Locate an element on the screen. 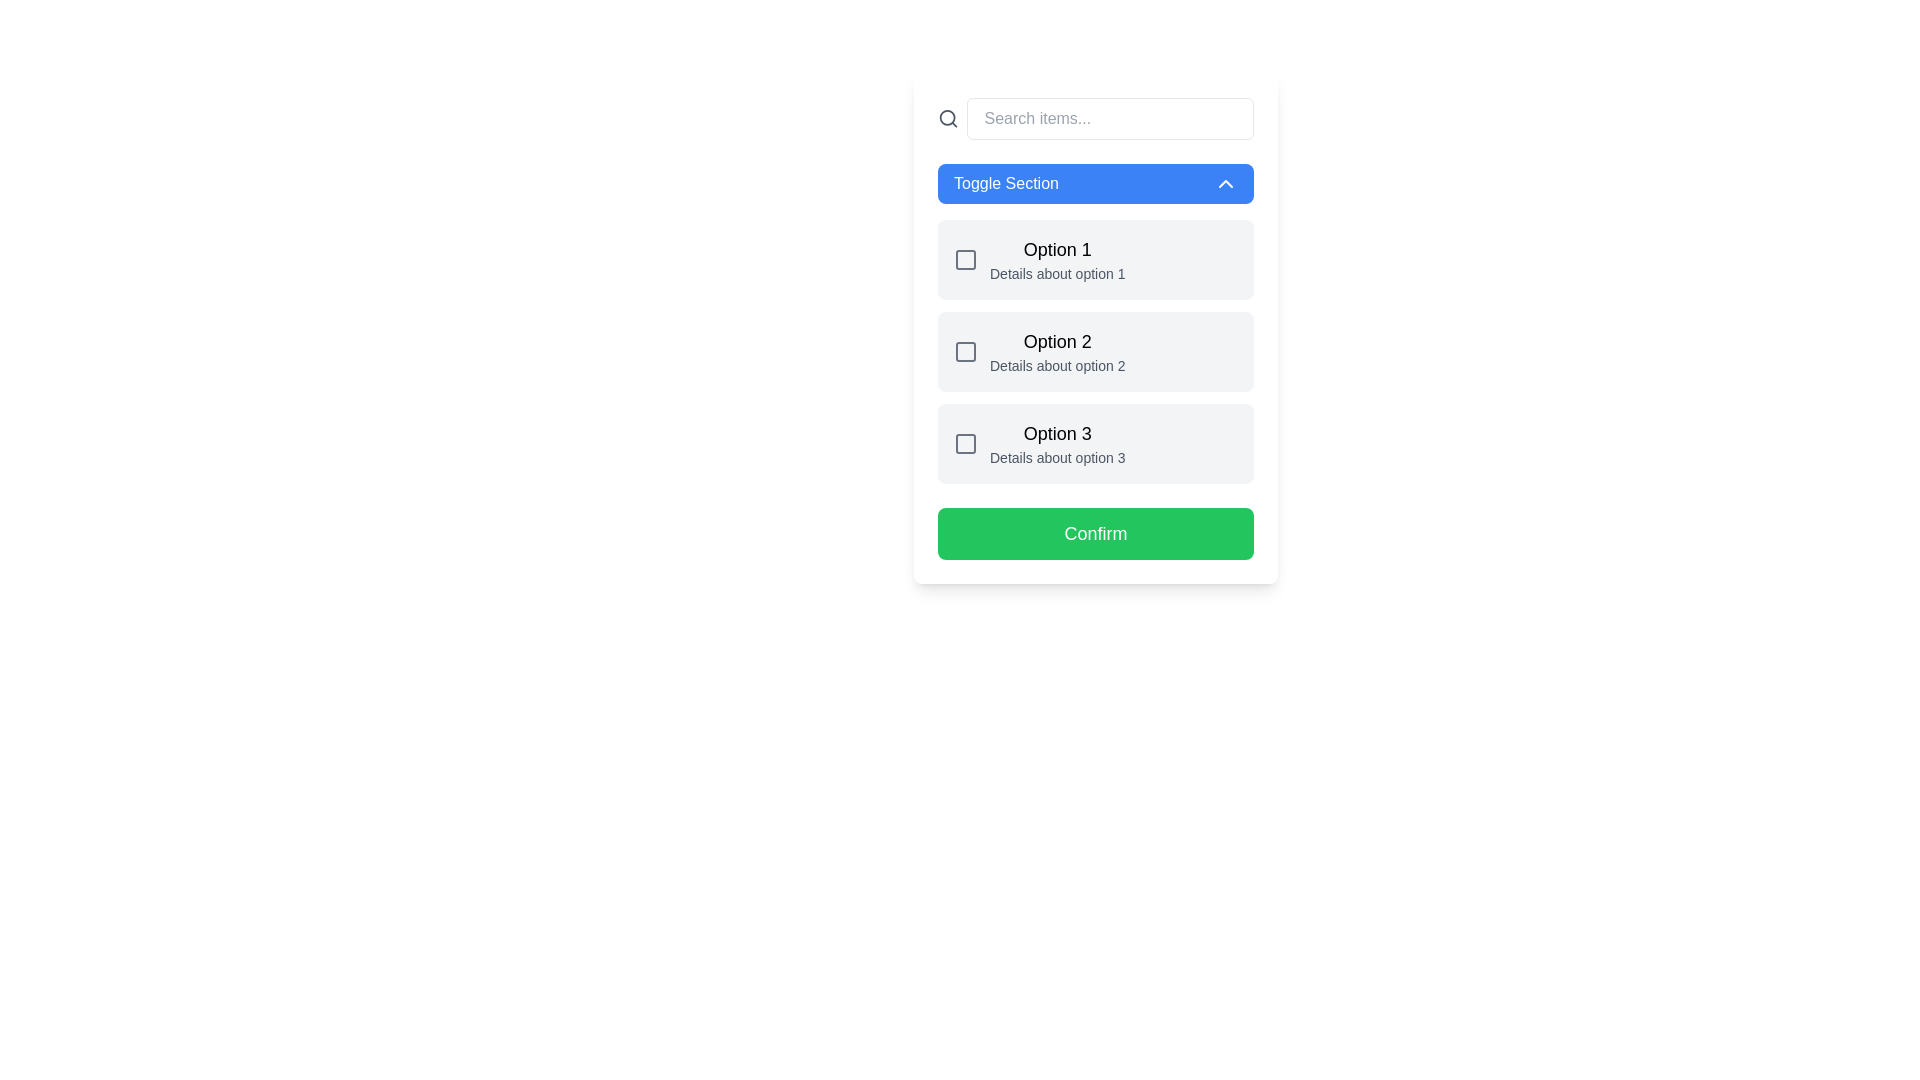  the center of the first row list item that displays a selectable option with bold primary text and additional details is located at coordinates (1056, 258).